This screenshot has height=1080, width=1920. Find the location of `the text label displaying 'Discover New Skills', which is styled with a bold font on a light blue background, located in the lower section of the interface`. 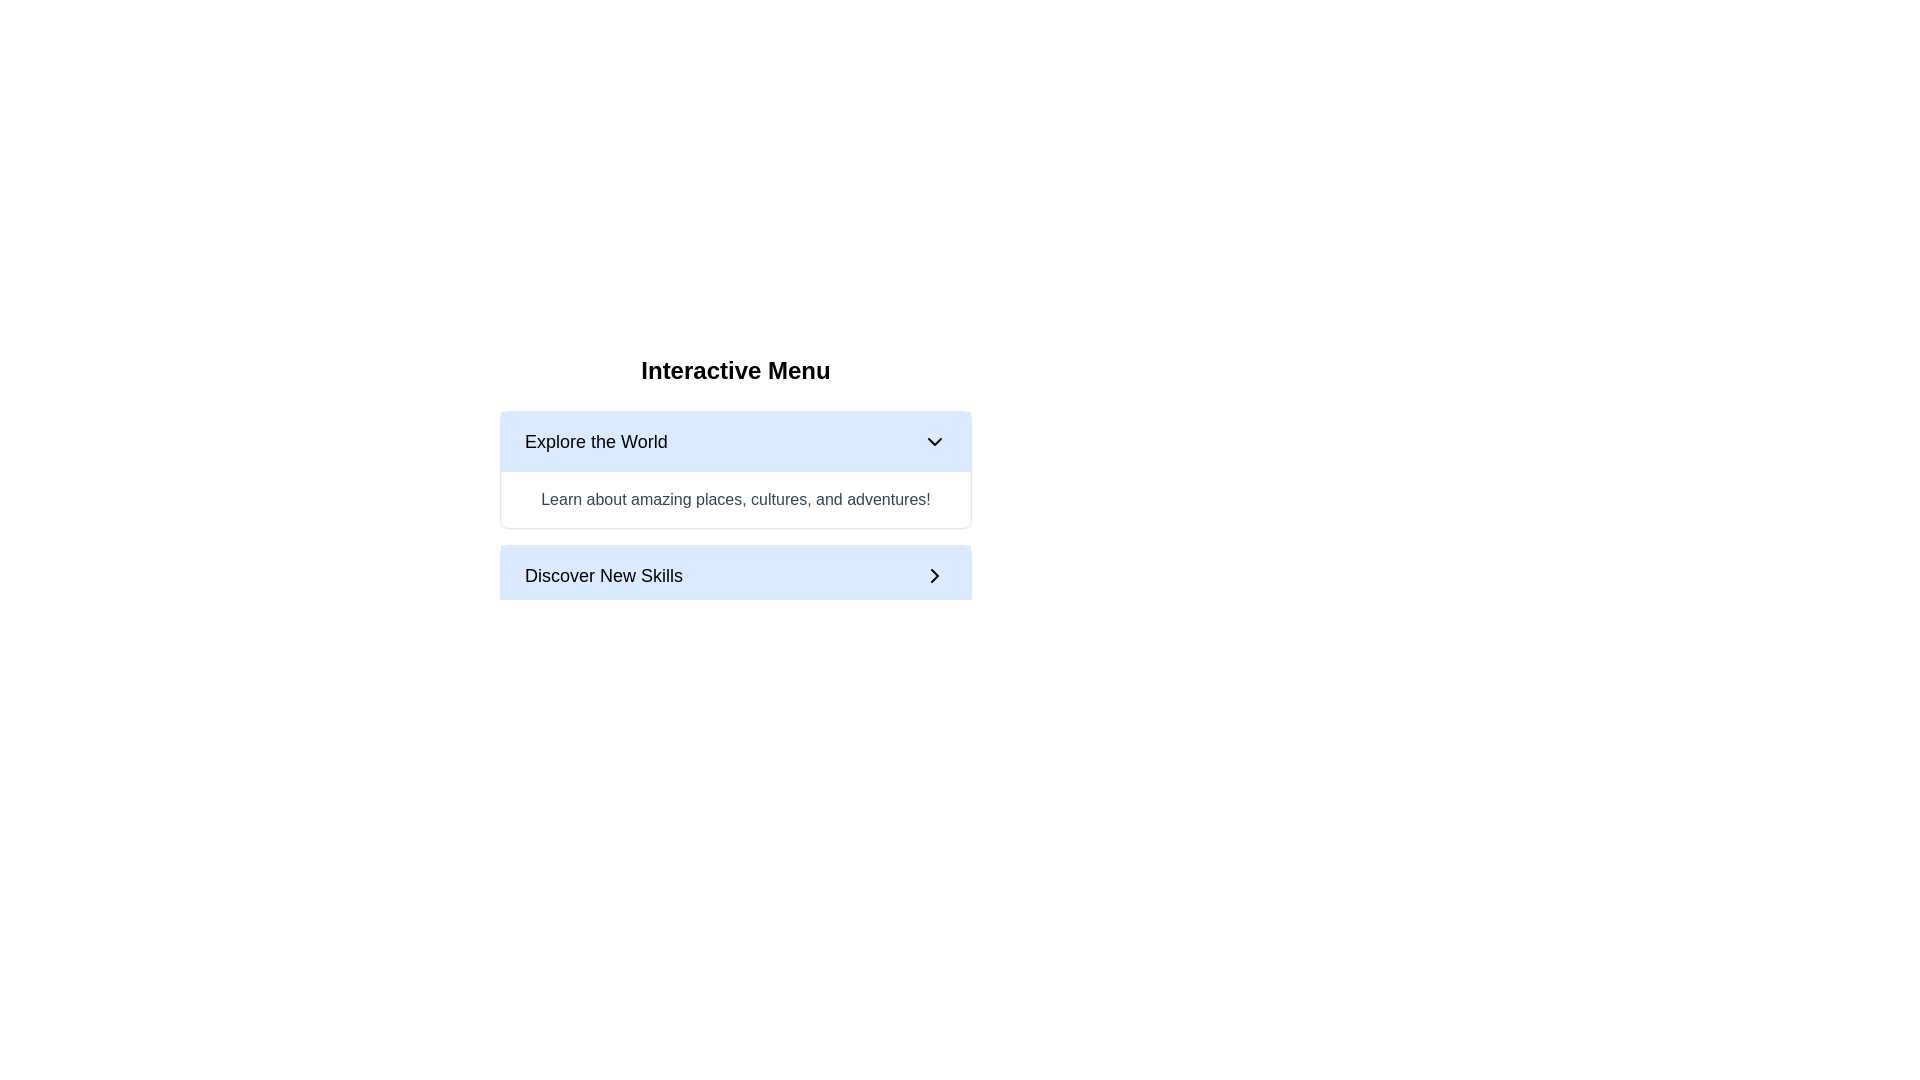

the text label displaying 'Discover New Skills', which is styled with a bold font on a light blue background, located in the lower section of the interface is located at coordinates (603, 575).